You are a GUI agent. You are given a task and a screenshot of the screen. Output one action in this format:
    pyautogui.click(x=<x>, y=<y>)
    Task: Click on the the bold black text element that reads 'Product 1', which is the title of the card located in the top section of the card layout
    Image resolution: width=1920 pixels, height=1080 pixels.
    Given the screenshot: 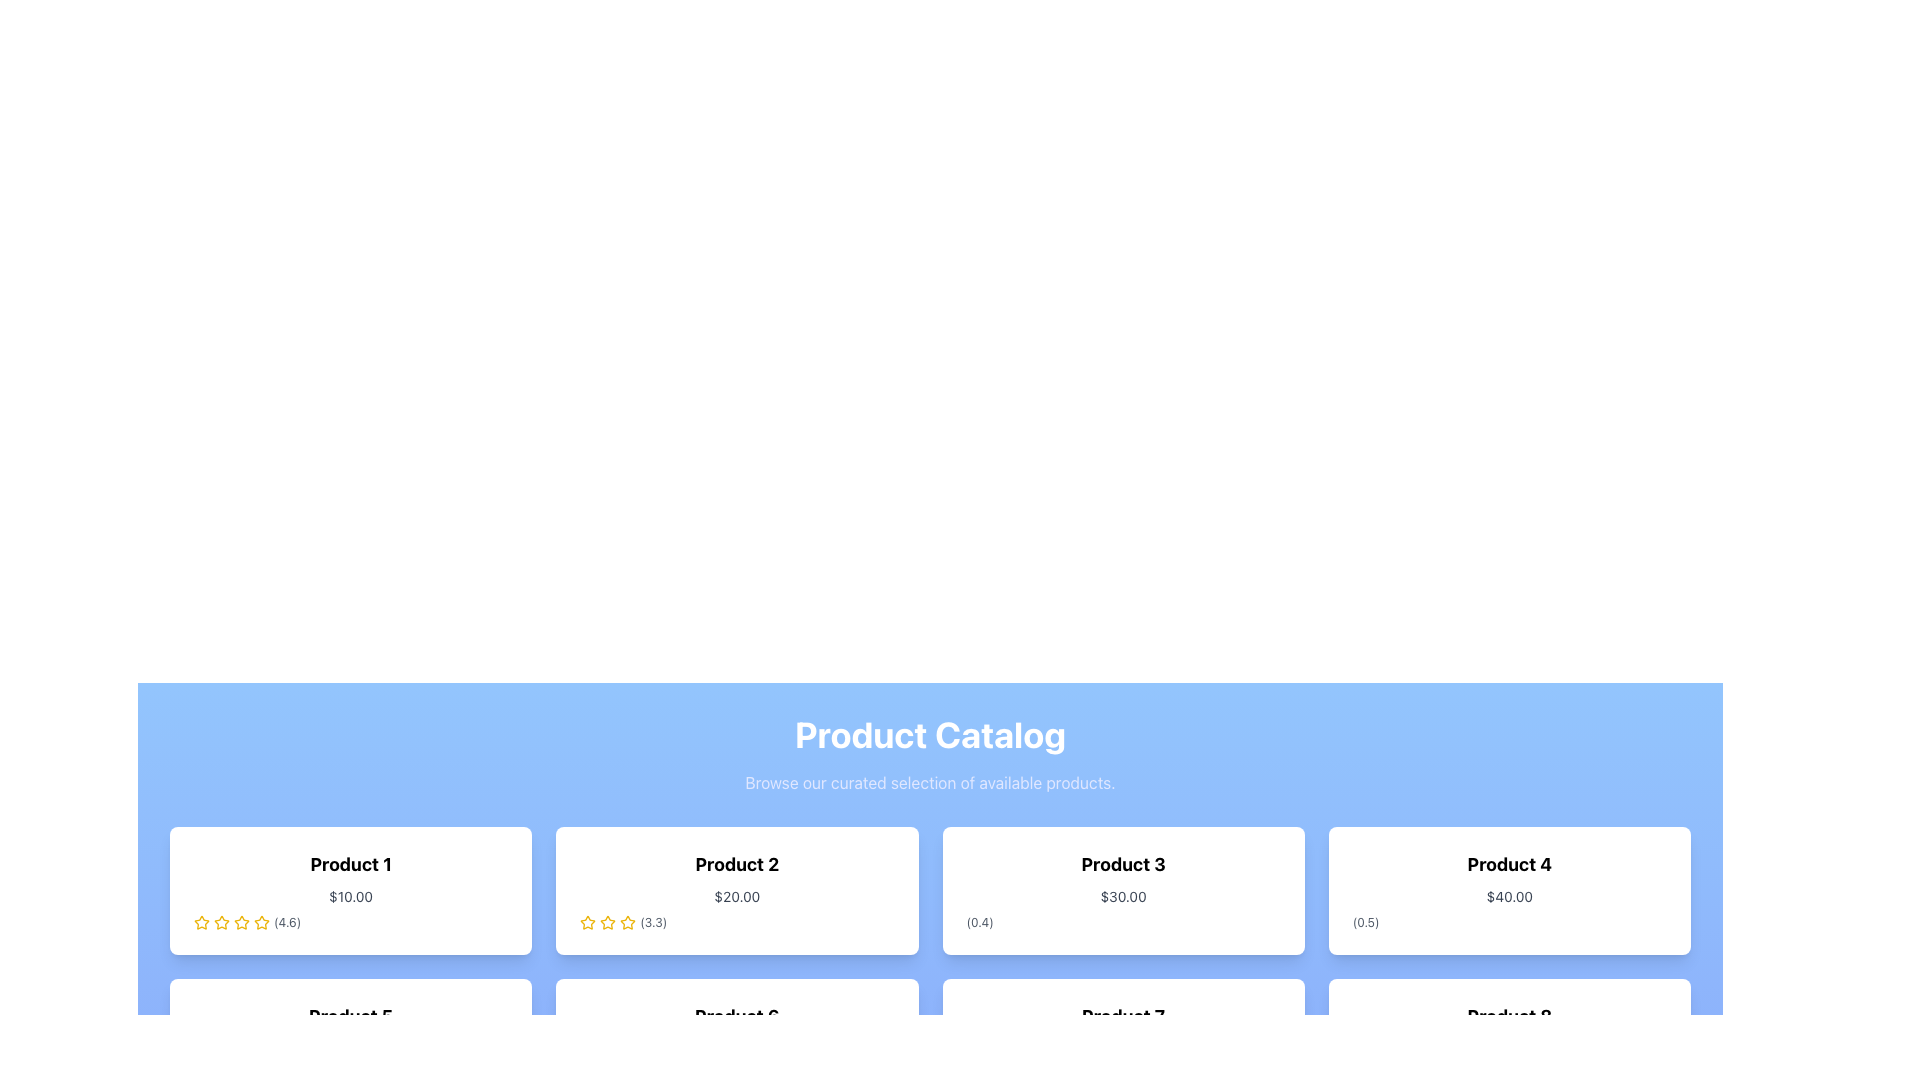 What is the action you would take?
    pyautogui.click(x=351, y=863)
    